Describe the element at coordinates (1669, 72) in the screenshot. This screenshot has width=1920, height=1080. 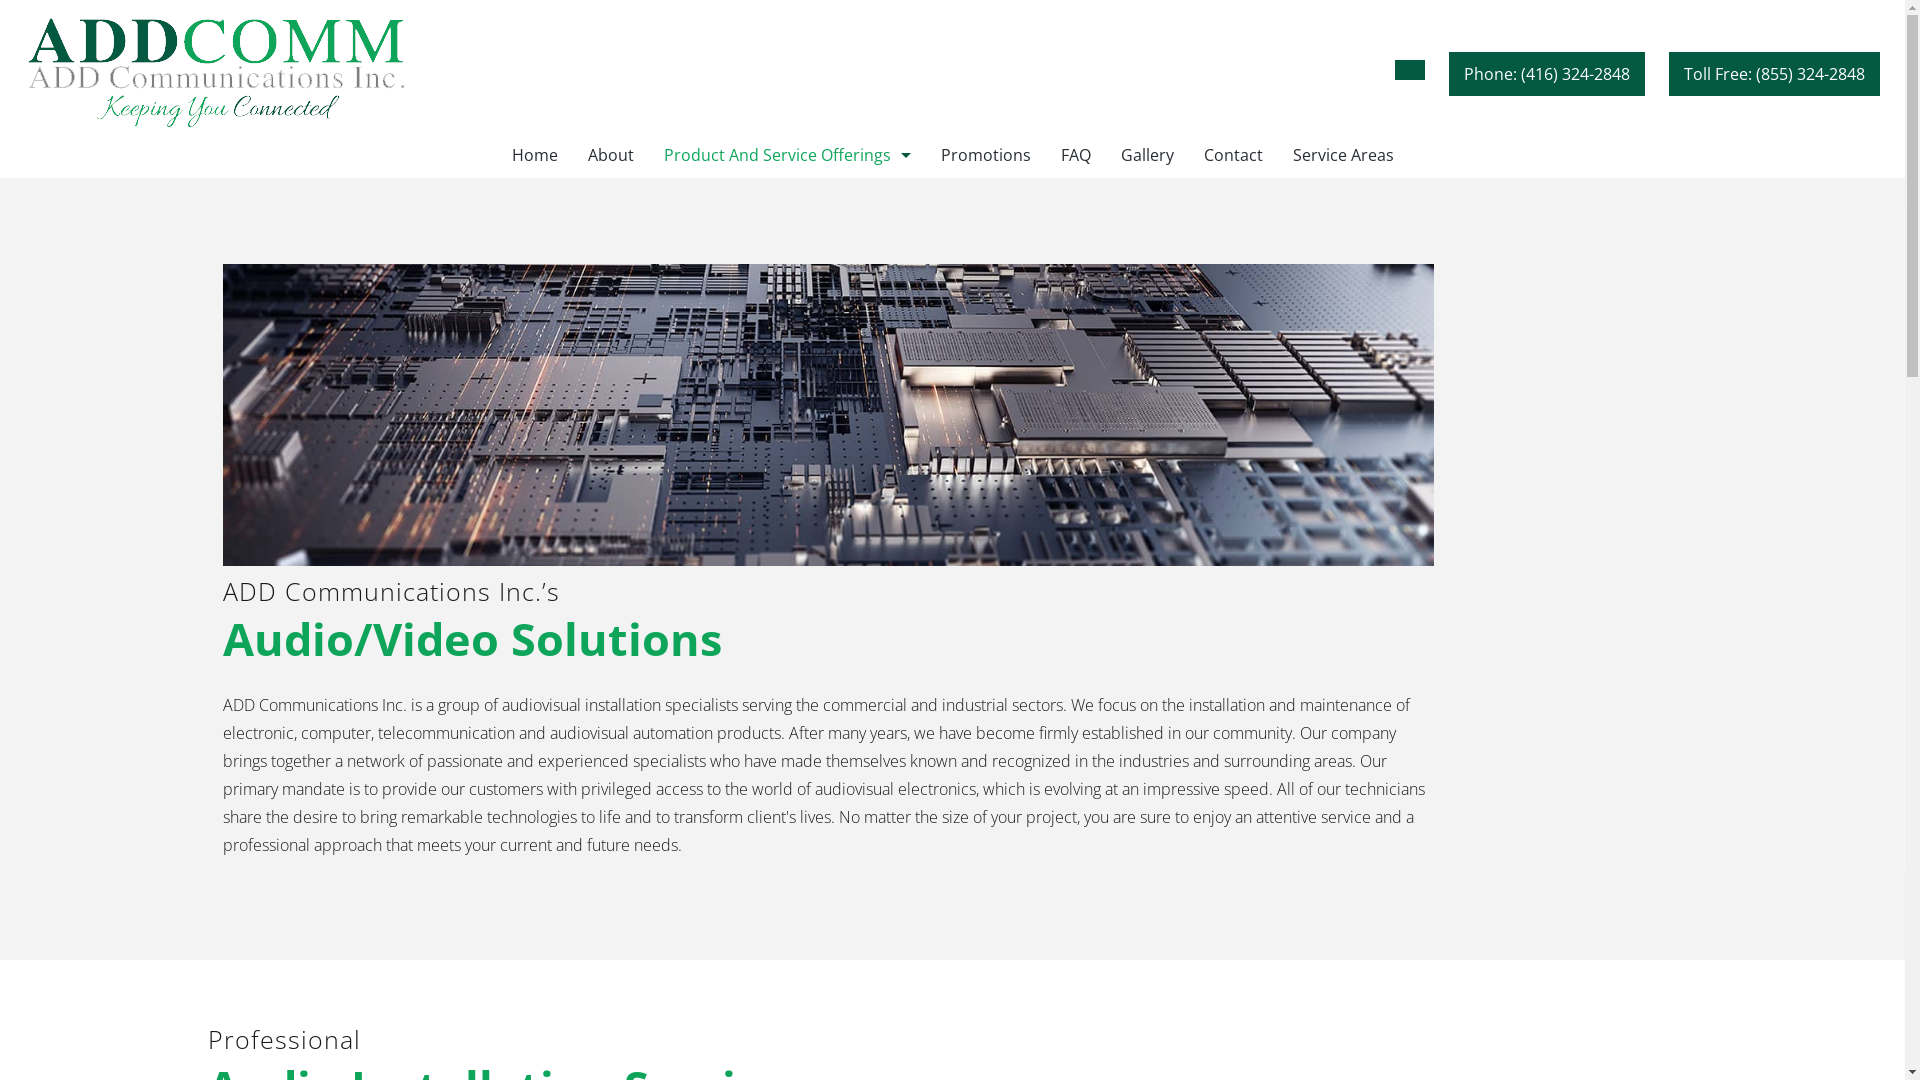
I see `'Toll Free: (855) 324-2848'` at that location.